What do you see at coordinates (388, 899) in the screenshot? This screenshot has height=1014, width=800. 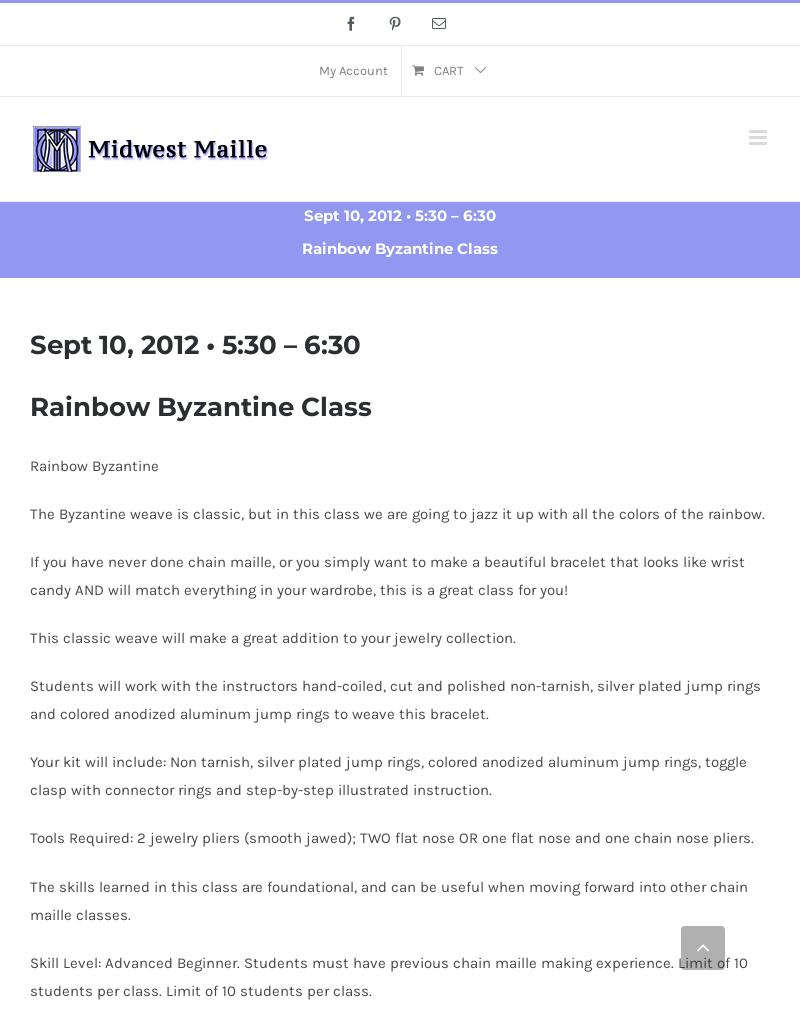 I see `'The skills learned in this class are foundational, and can be useful when moving forward into other chain maille classes.'` at bounding box center [388, 899].